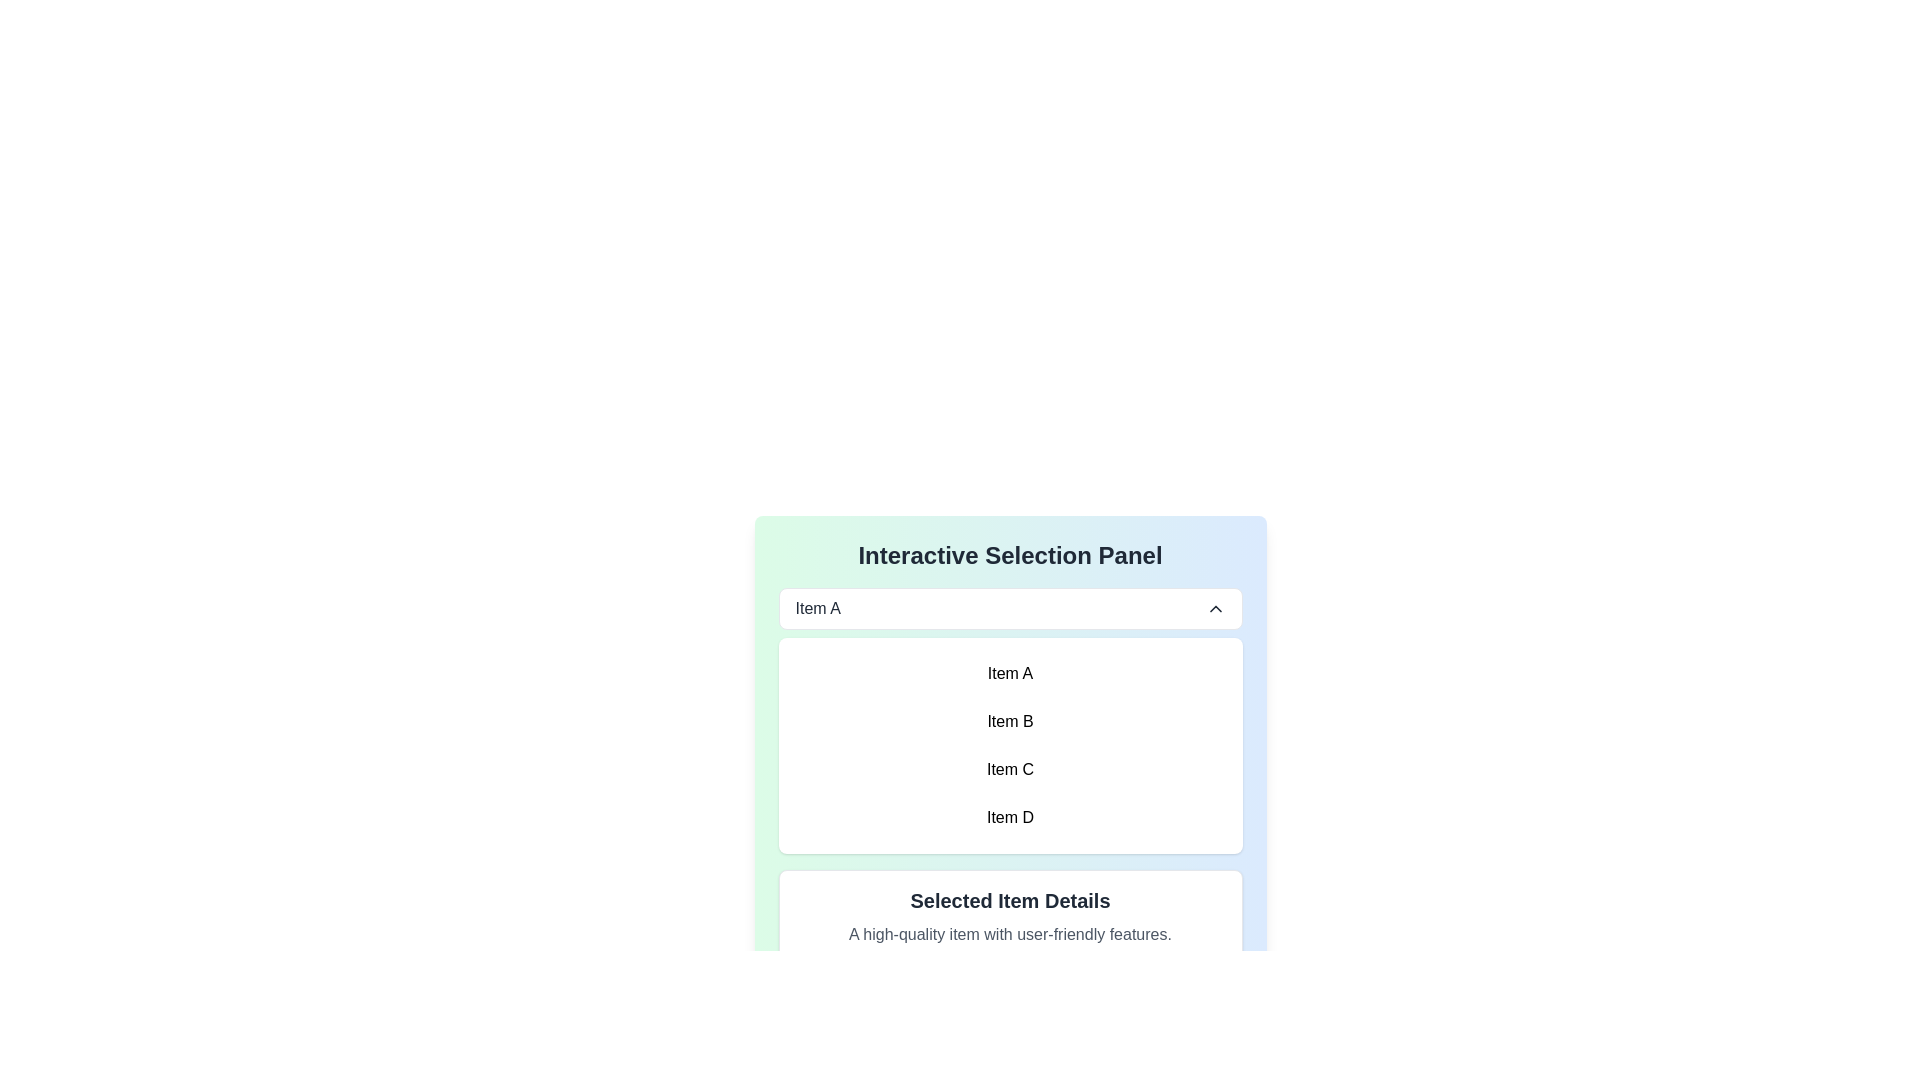 Image resolution: width=1920 pixels, height=1080 pixels. Describe the element at coordinates (817, 608) in the screenshot. I see `the first option in the dropdown list` at that location.